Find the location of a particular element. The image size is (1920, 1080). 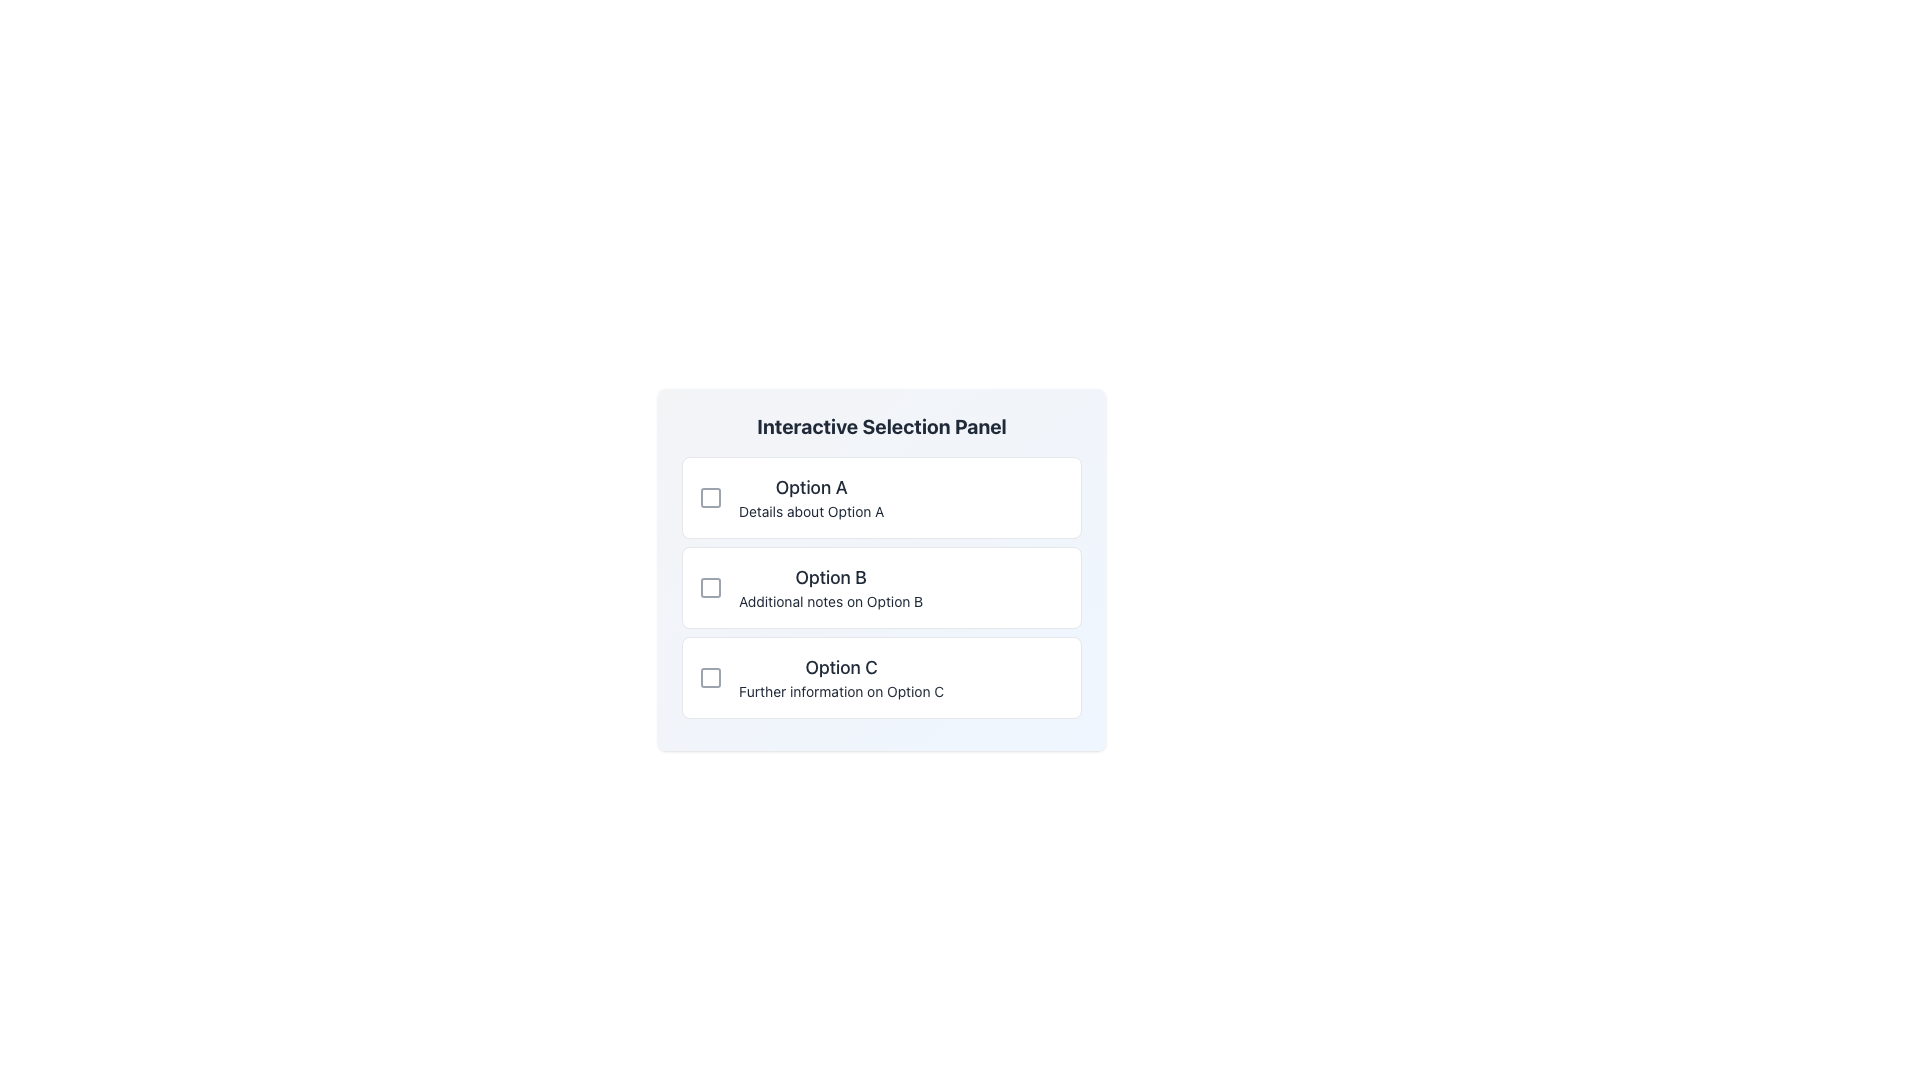

the Text Group that provides context for 'Option B', located between 'Option A' and 'Option C' in the vertical list of selectable options is located at coordinates (831, 586).